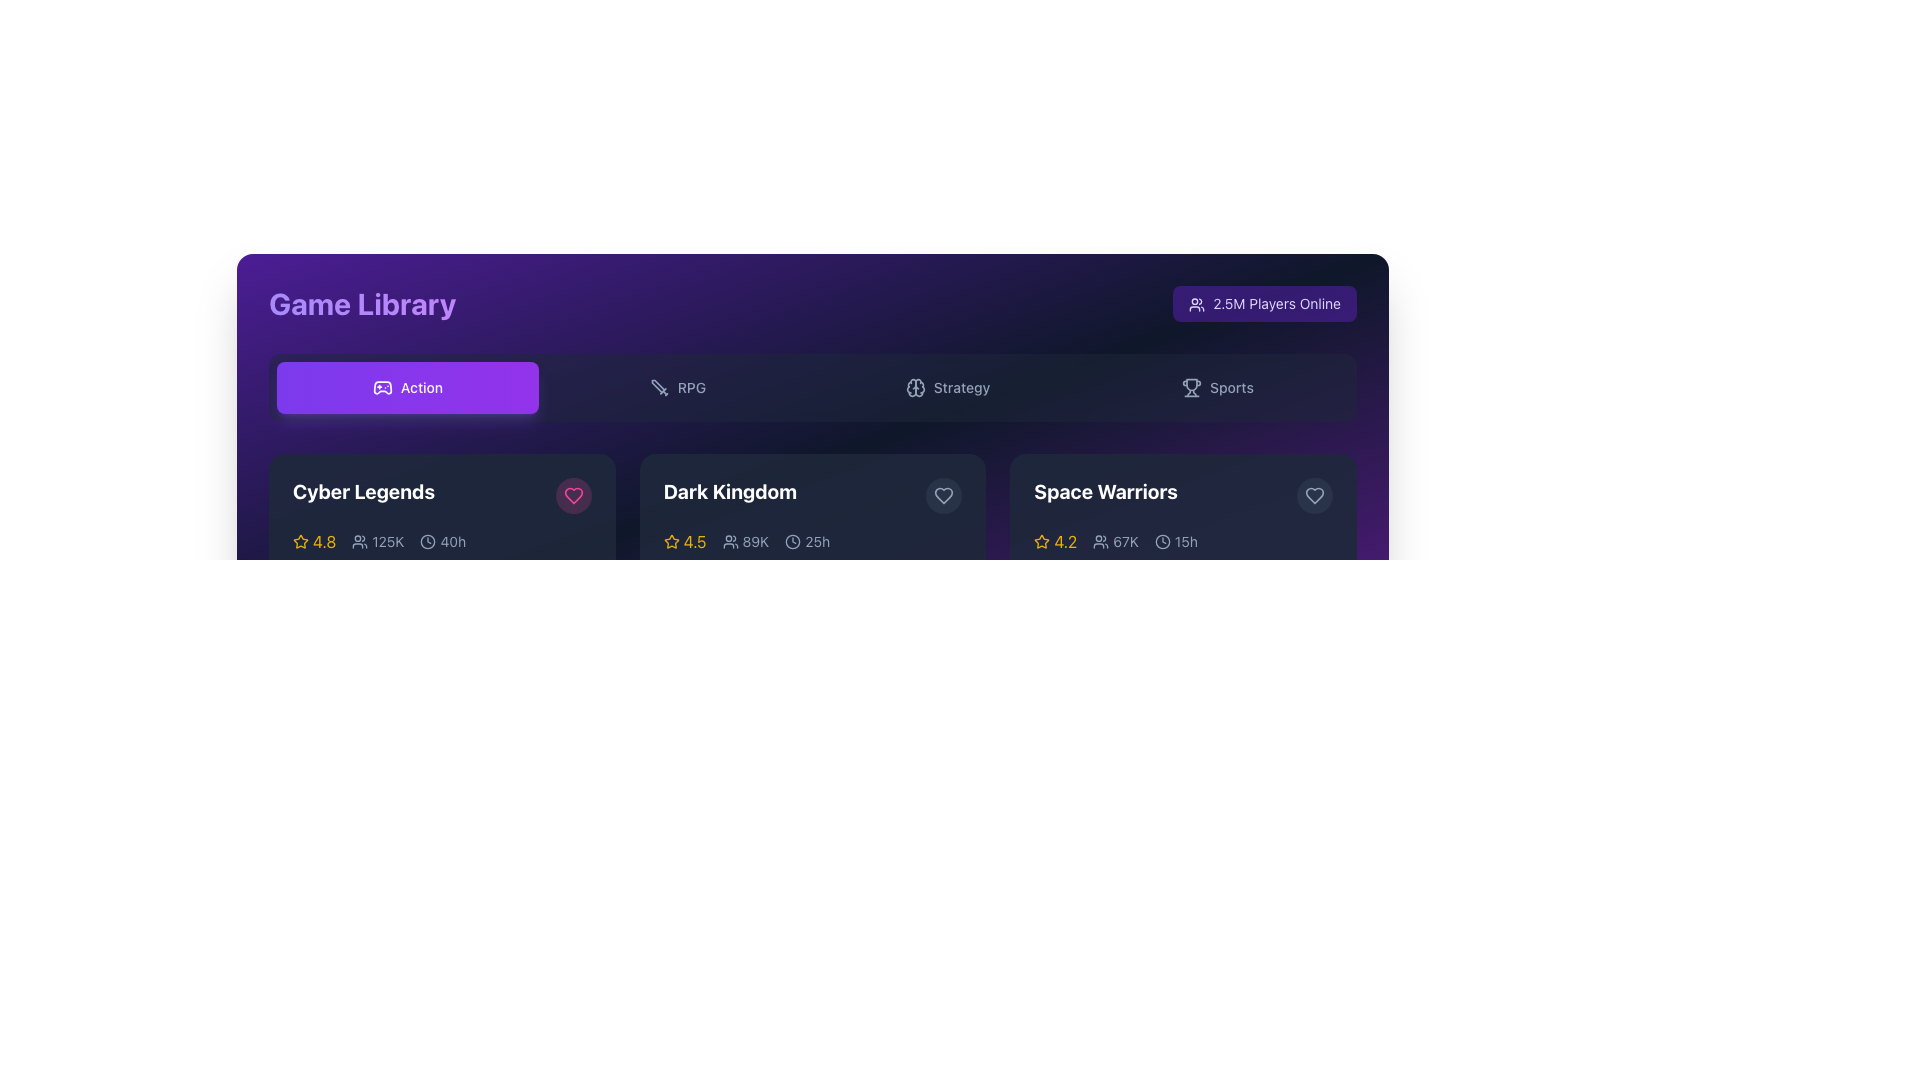  I want to click on numeric rating displayed in the rating element for the game 'Dark Kingdom', located in the lower-left part of its card, so click(685, 542).